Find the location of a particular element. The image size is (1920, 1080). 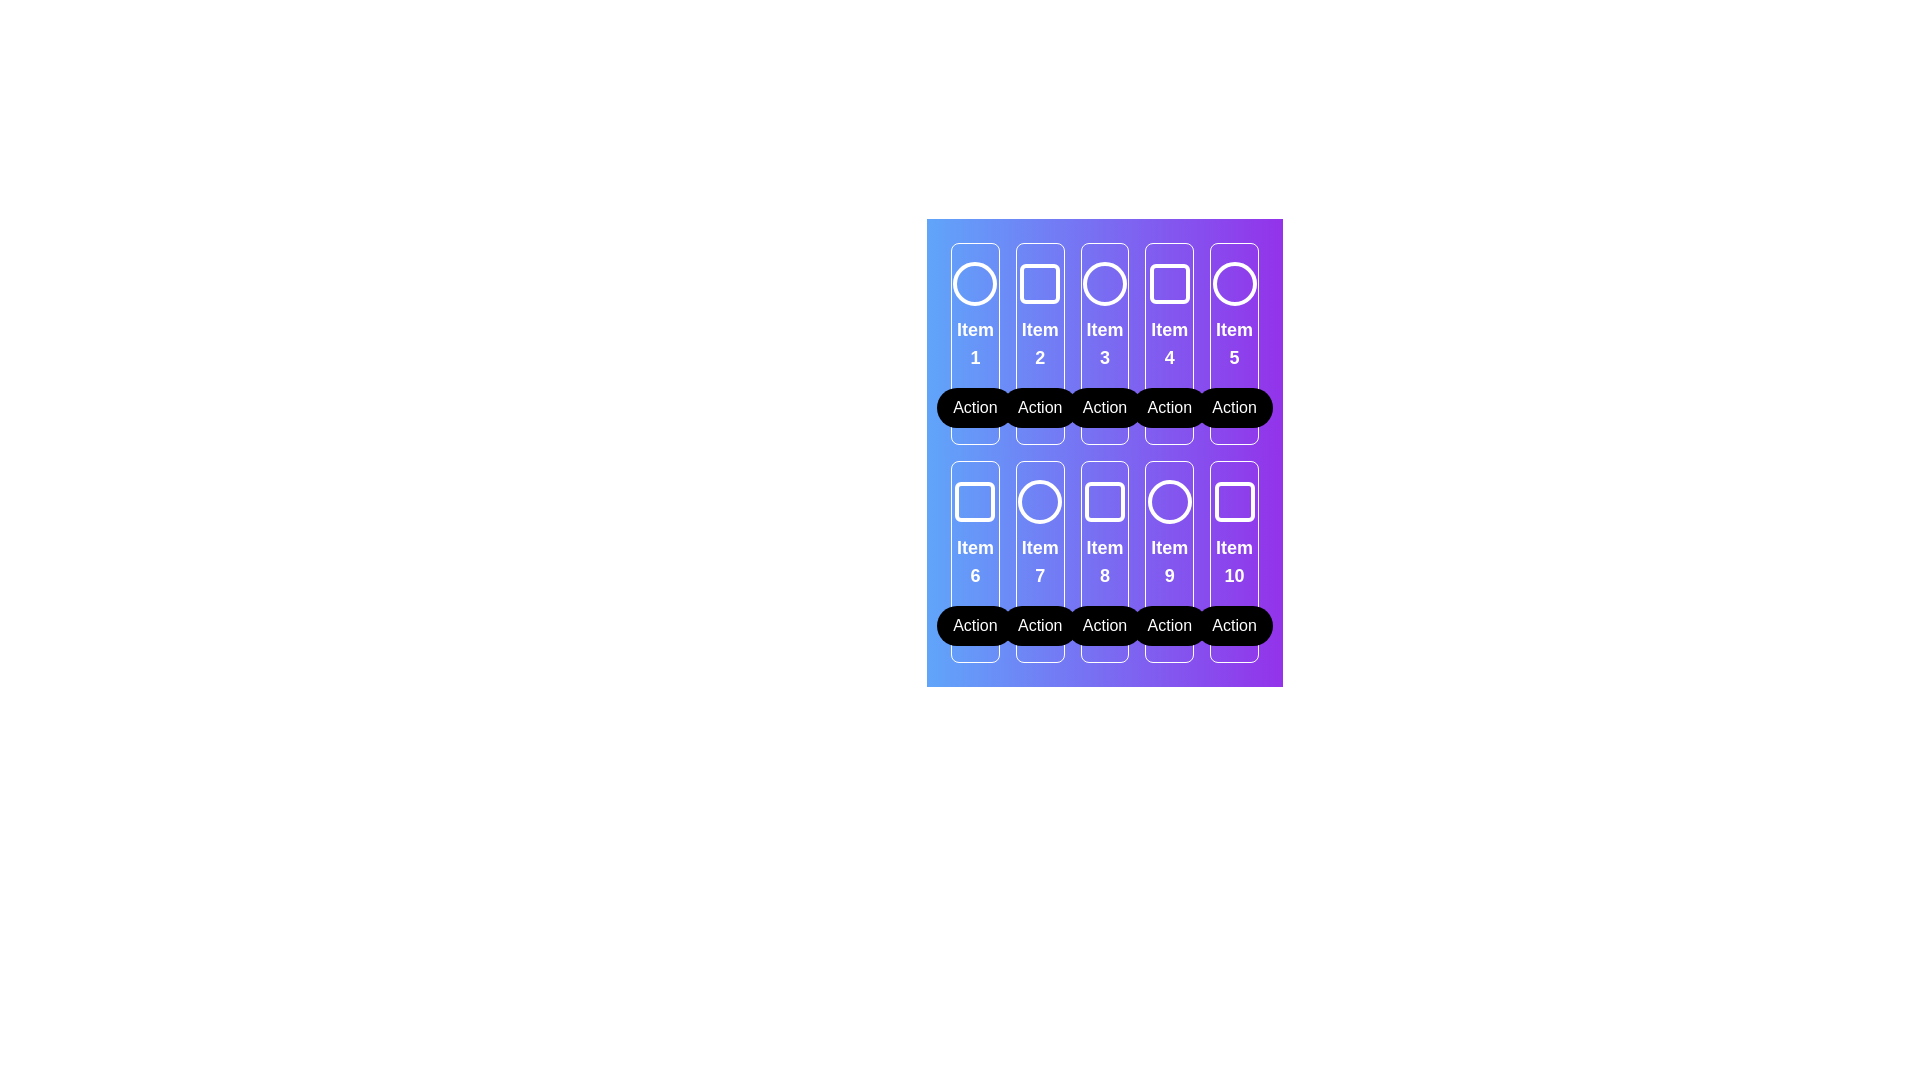

the actionable button located directly below the 'Item 1' label in the top-left section of the grid layout is located at coordinates (975, 407).